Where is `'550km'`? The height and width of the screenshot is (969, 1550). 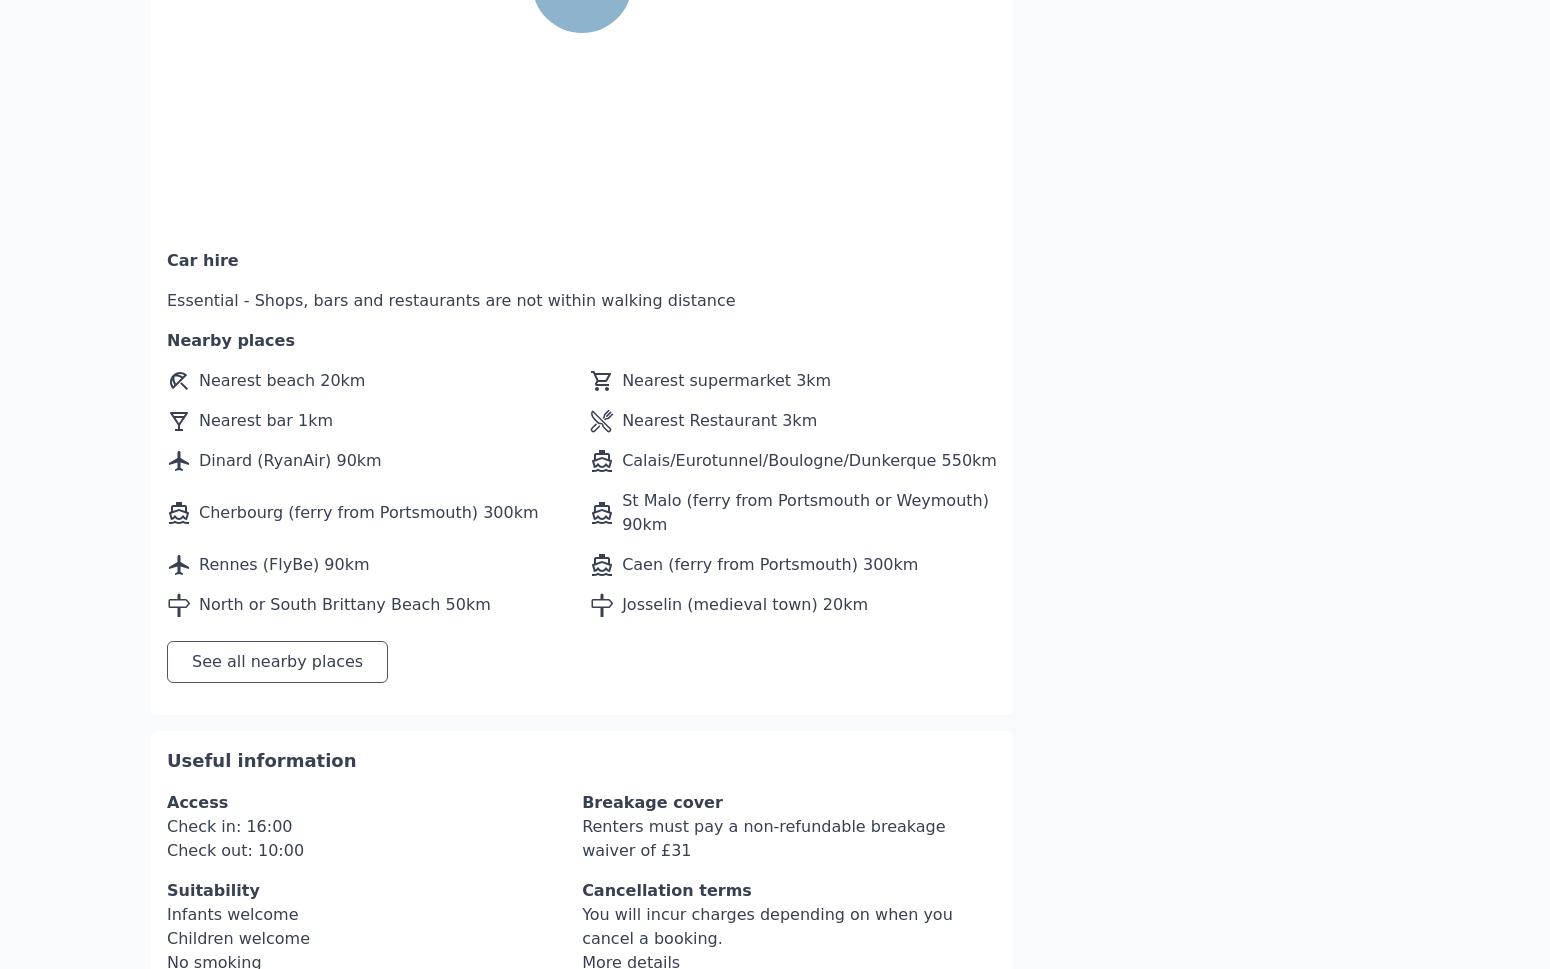
'550km' is located at coordinates (967, 399).